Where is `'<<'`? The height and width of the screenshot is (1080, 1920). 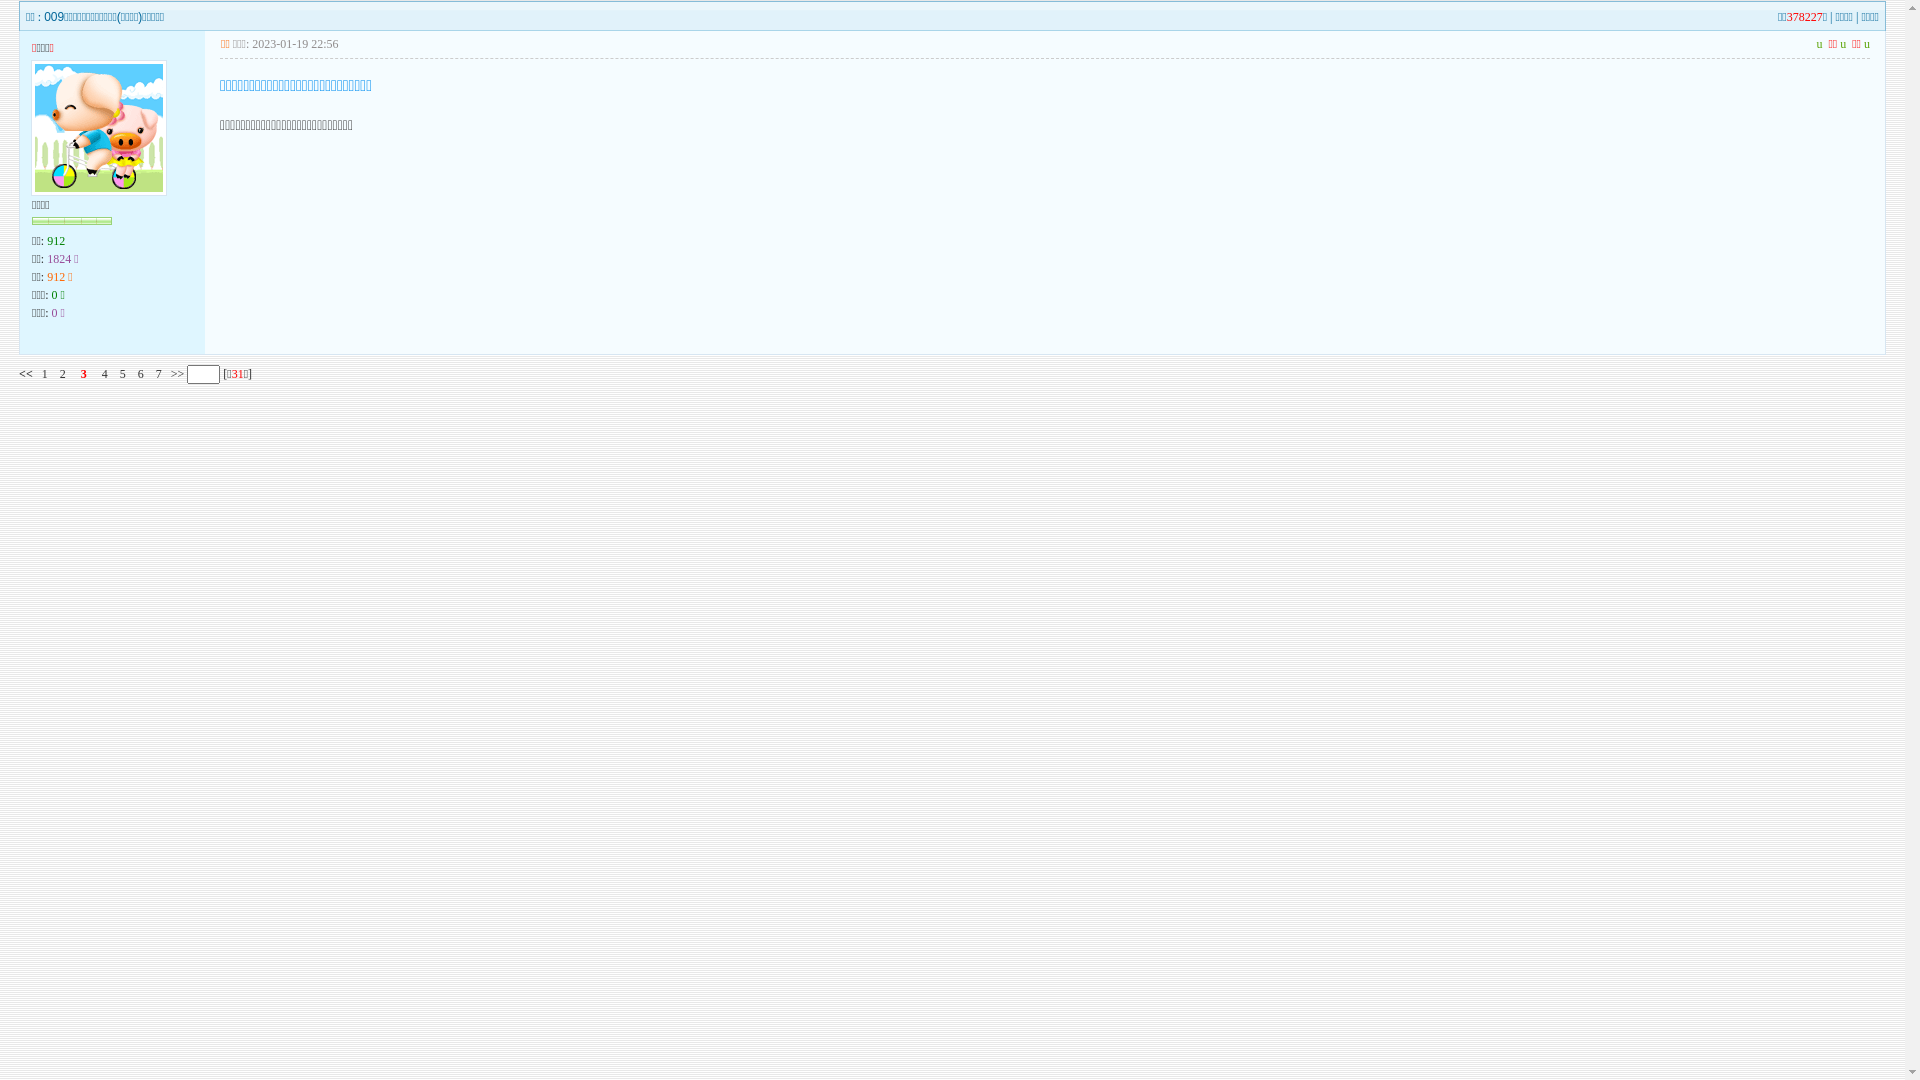
'<<' is located at coordinates (25, 374).